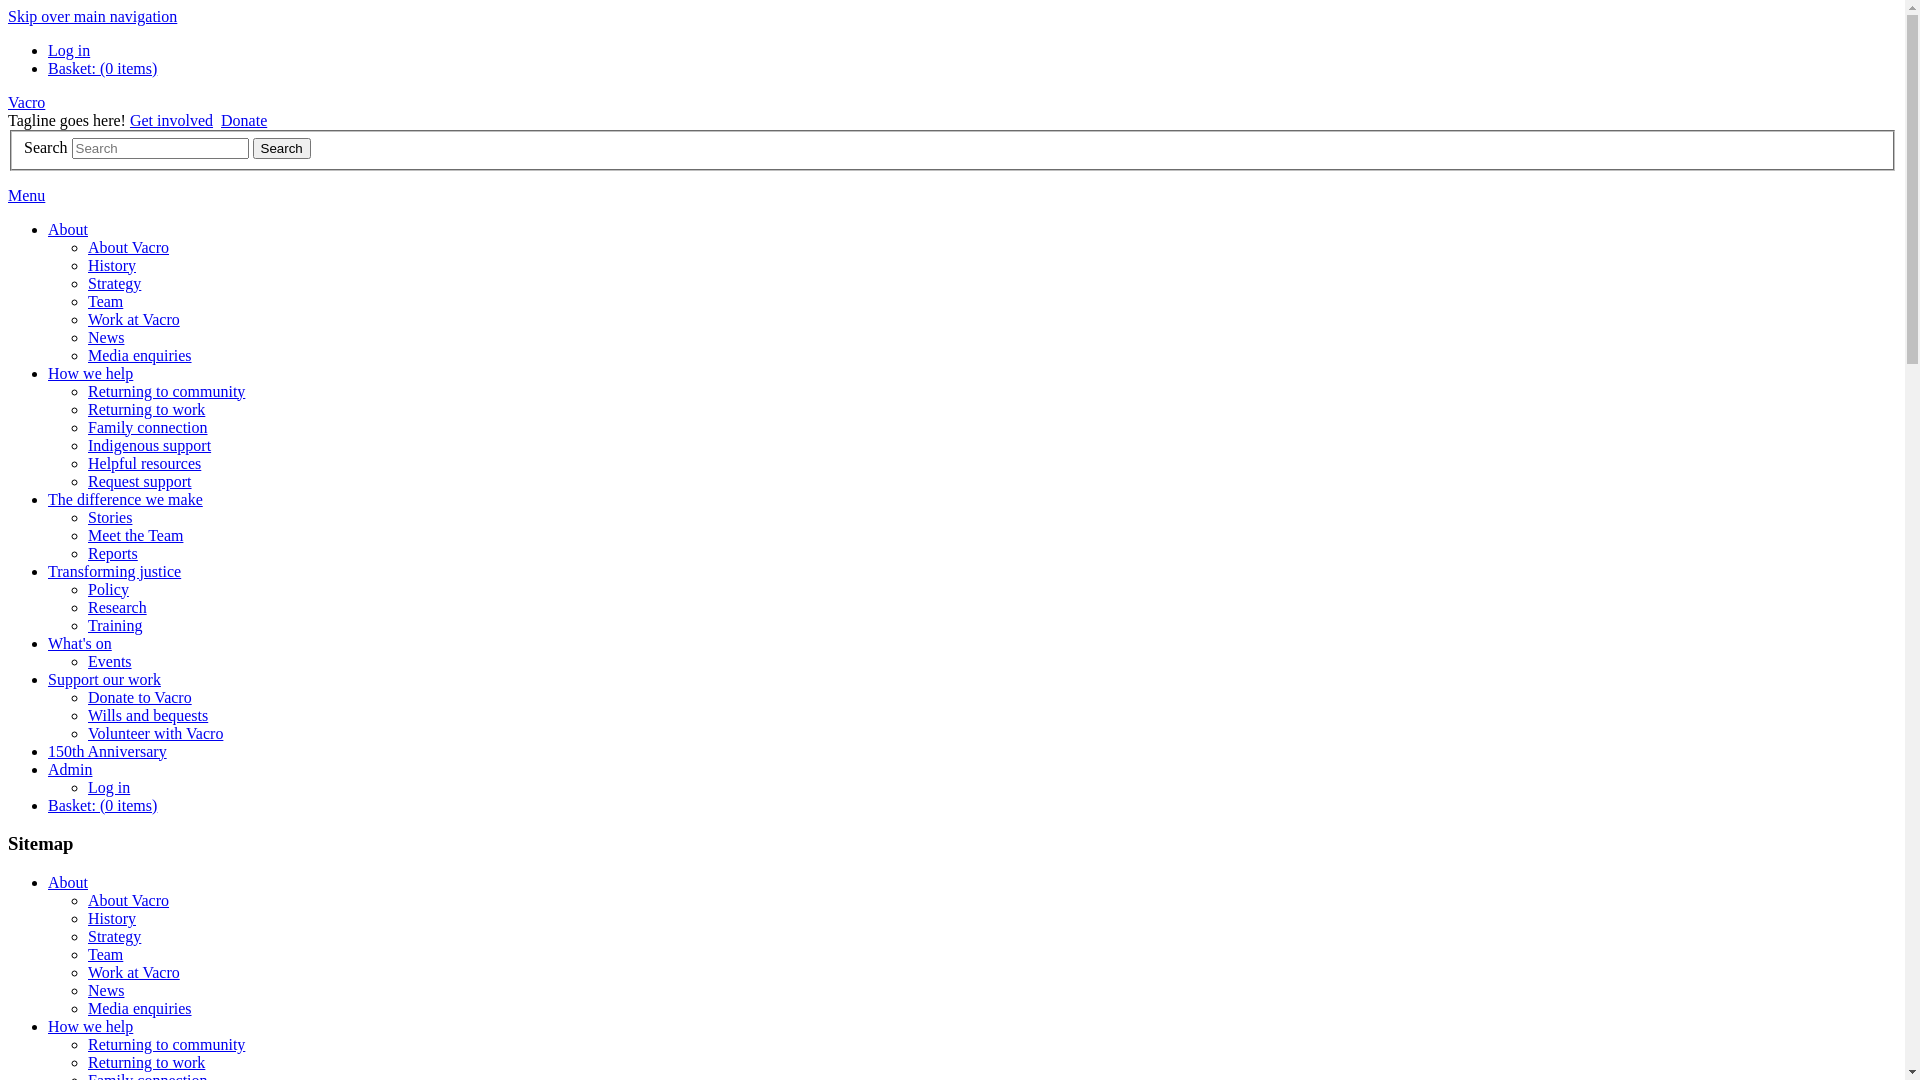 The height and width of the screenshot is (1080, 1920). I want to click on 'Search', so click(281, 147).